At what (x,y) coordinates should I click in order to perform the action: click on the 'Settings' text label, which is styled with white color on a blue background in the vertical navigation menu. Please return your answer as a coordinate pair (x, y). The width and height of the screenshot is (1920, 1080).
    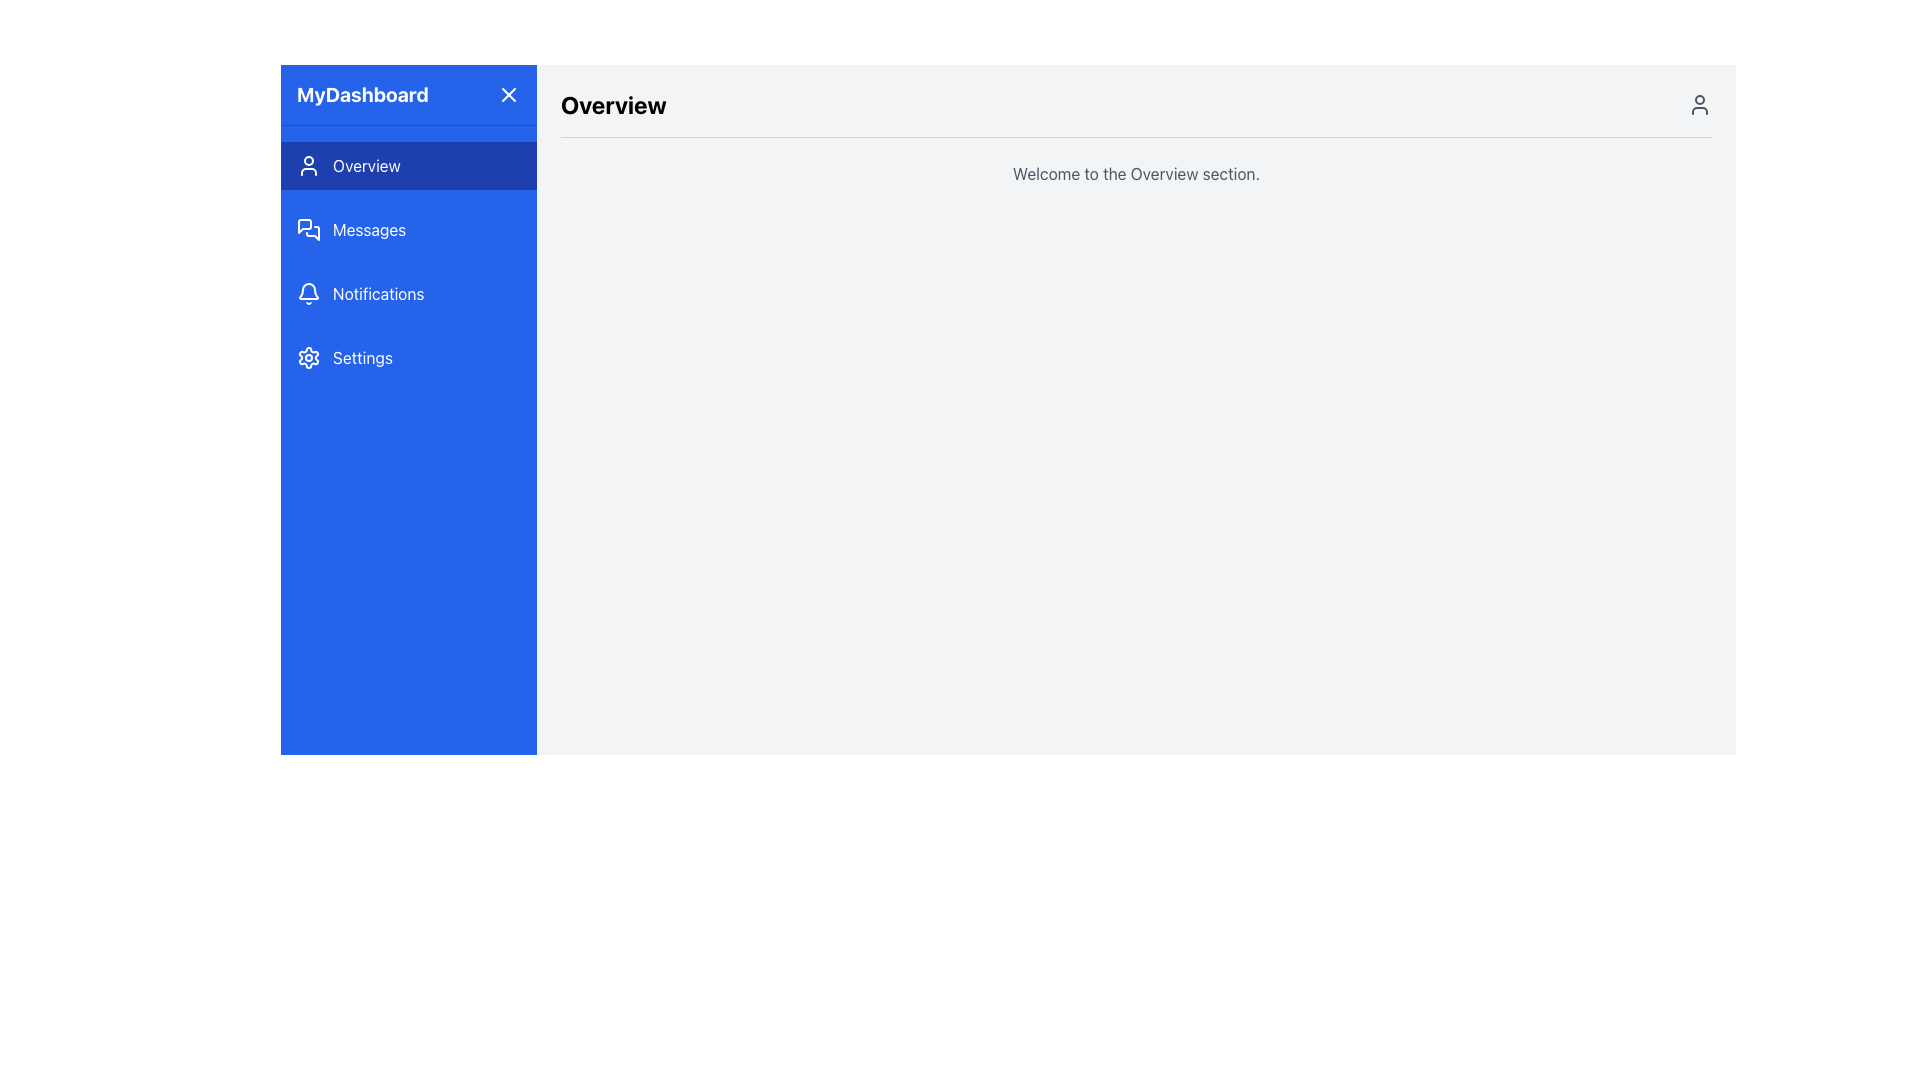
    Looking at the image, I should click on (362, 357).